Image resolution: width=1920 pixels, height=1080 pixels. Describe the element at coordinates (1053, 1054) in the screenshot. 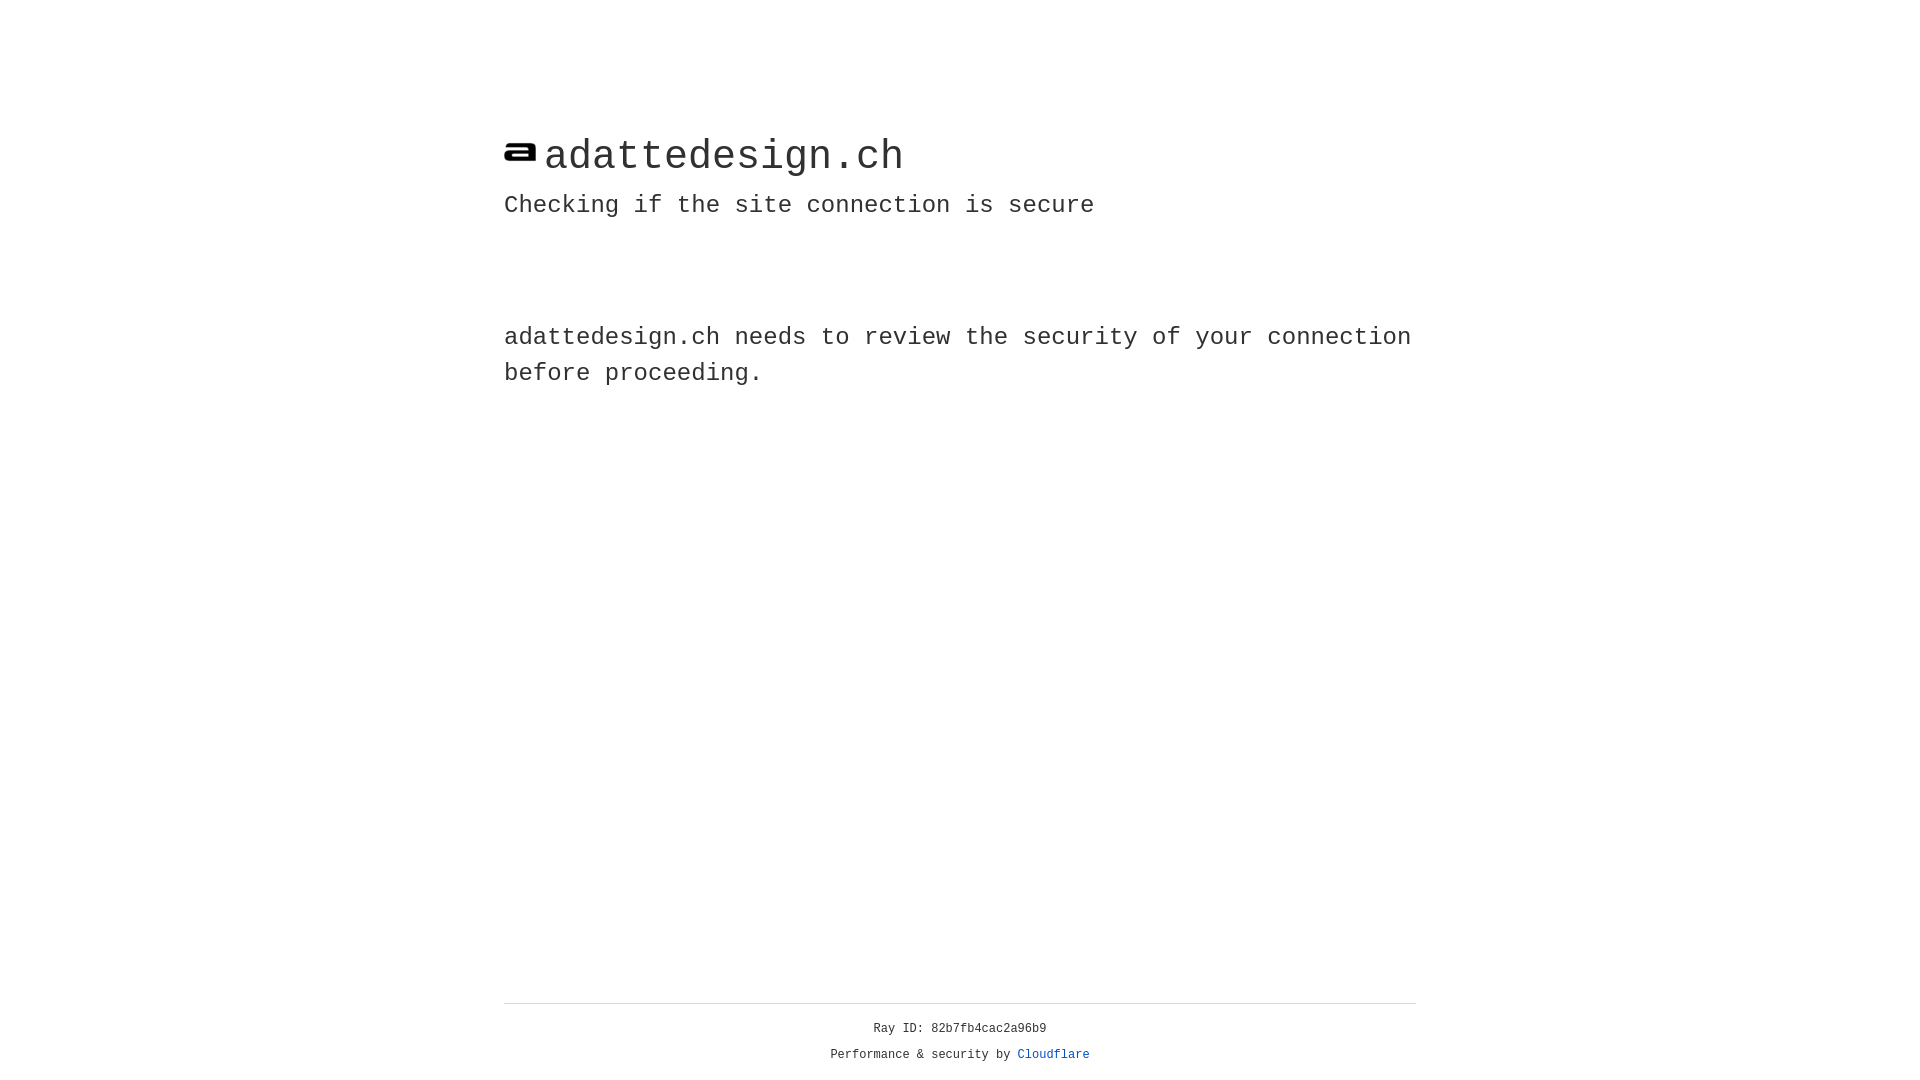

I see `'Cloudflare'` at that location.